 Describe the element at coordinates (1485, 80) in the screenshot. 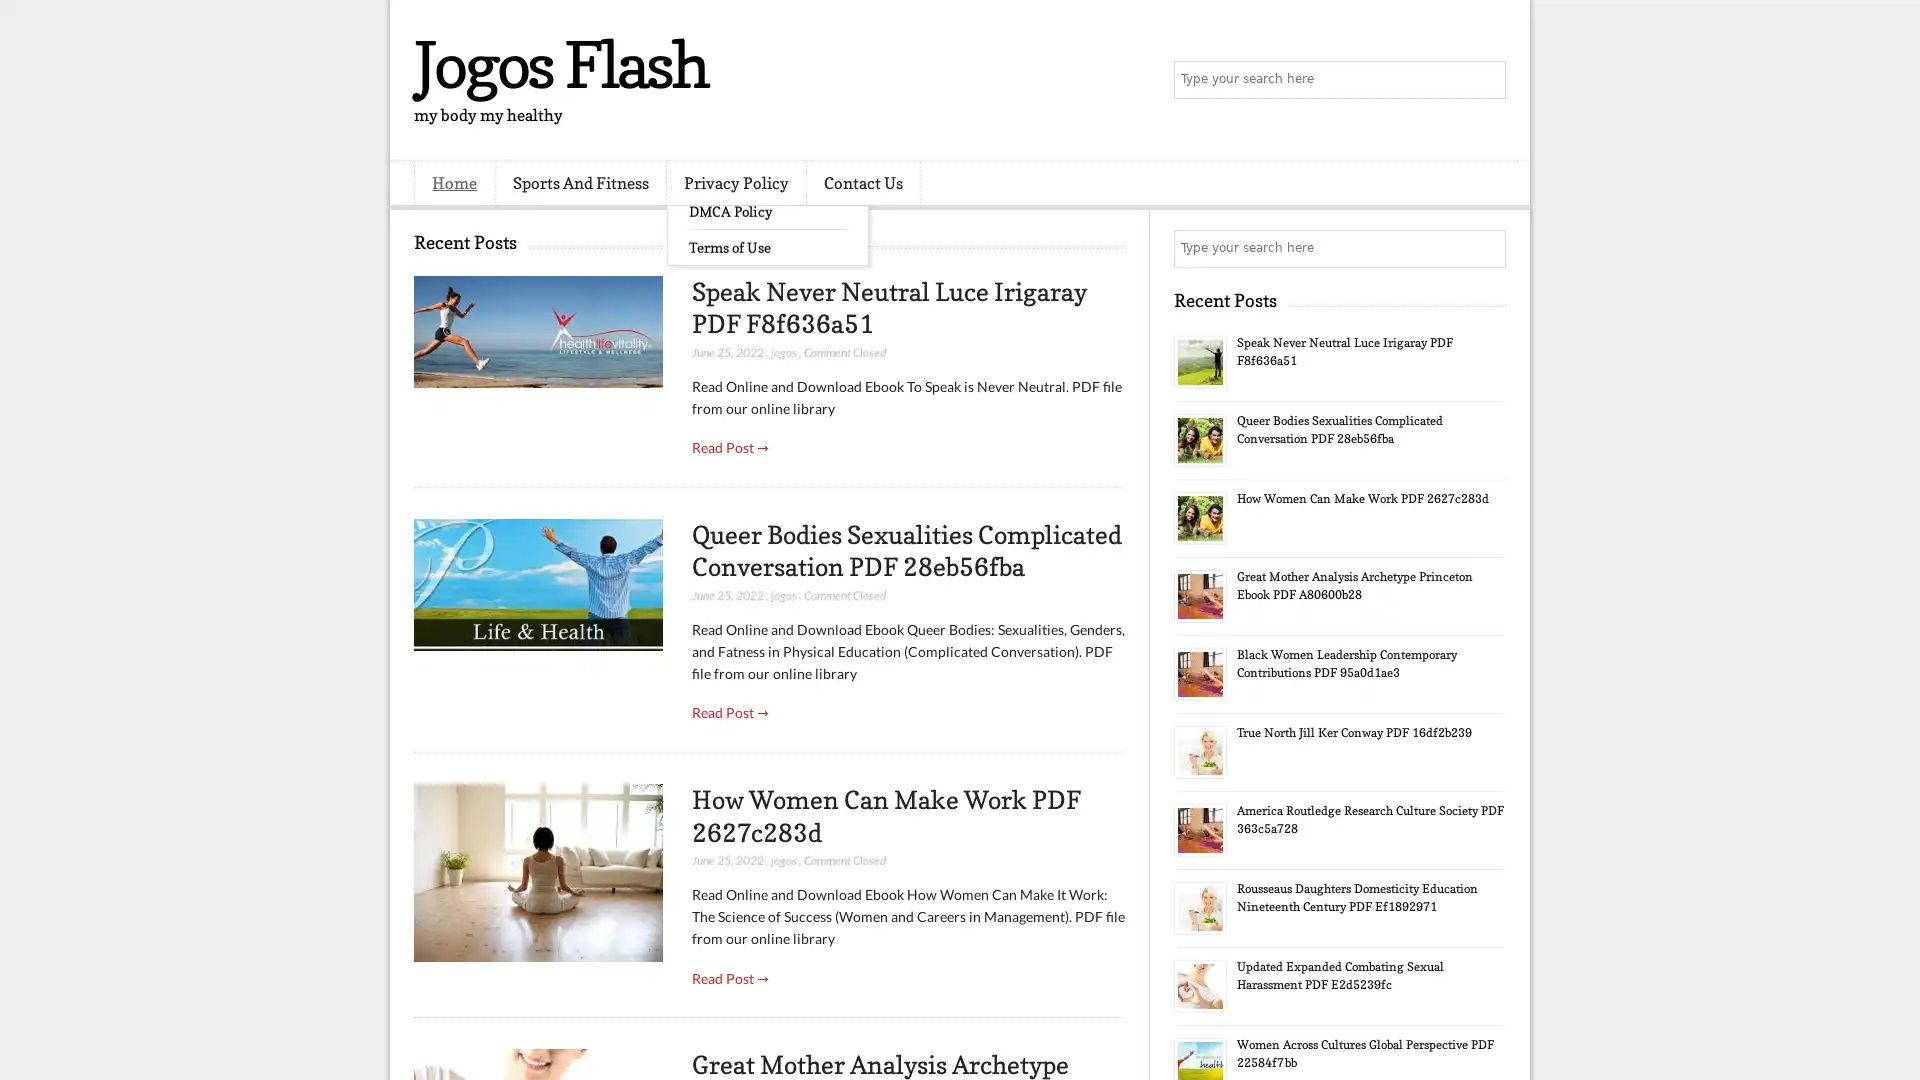

I see `Search` at that location.